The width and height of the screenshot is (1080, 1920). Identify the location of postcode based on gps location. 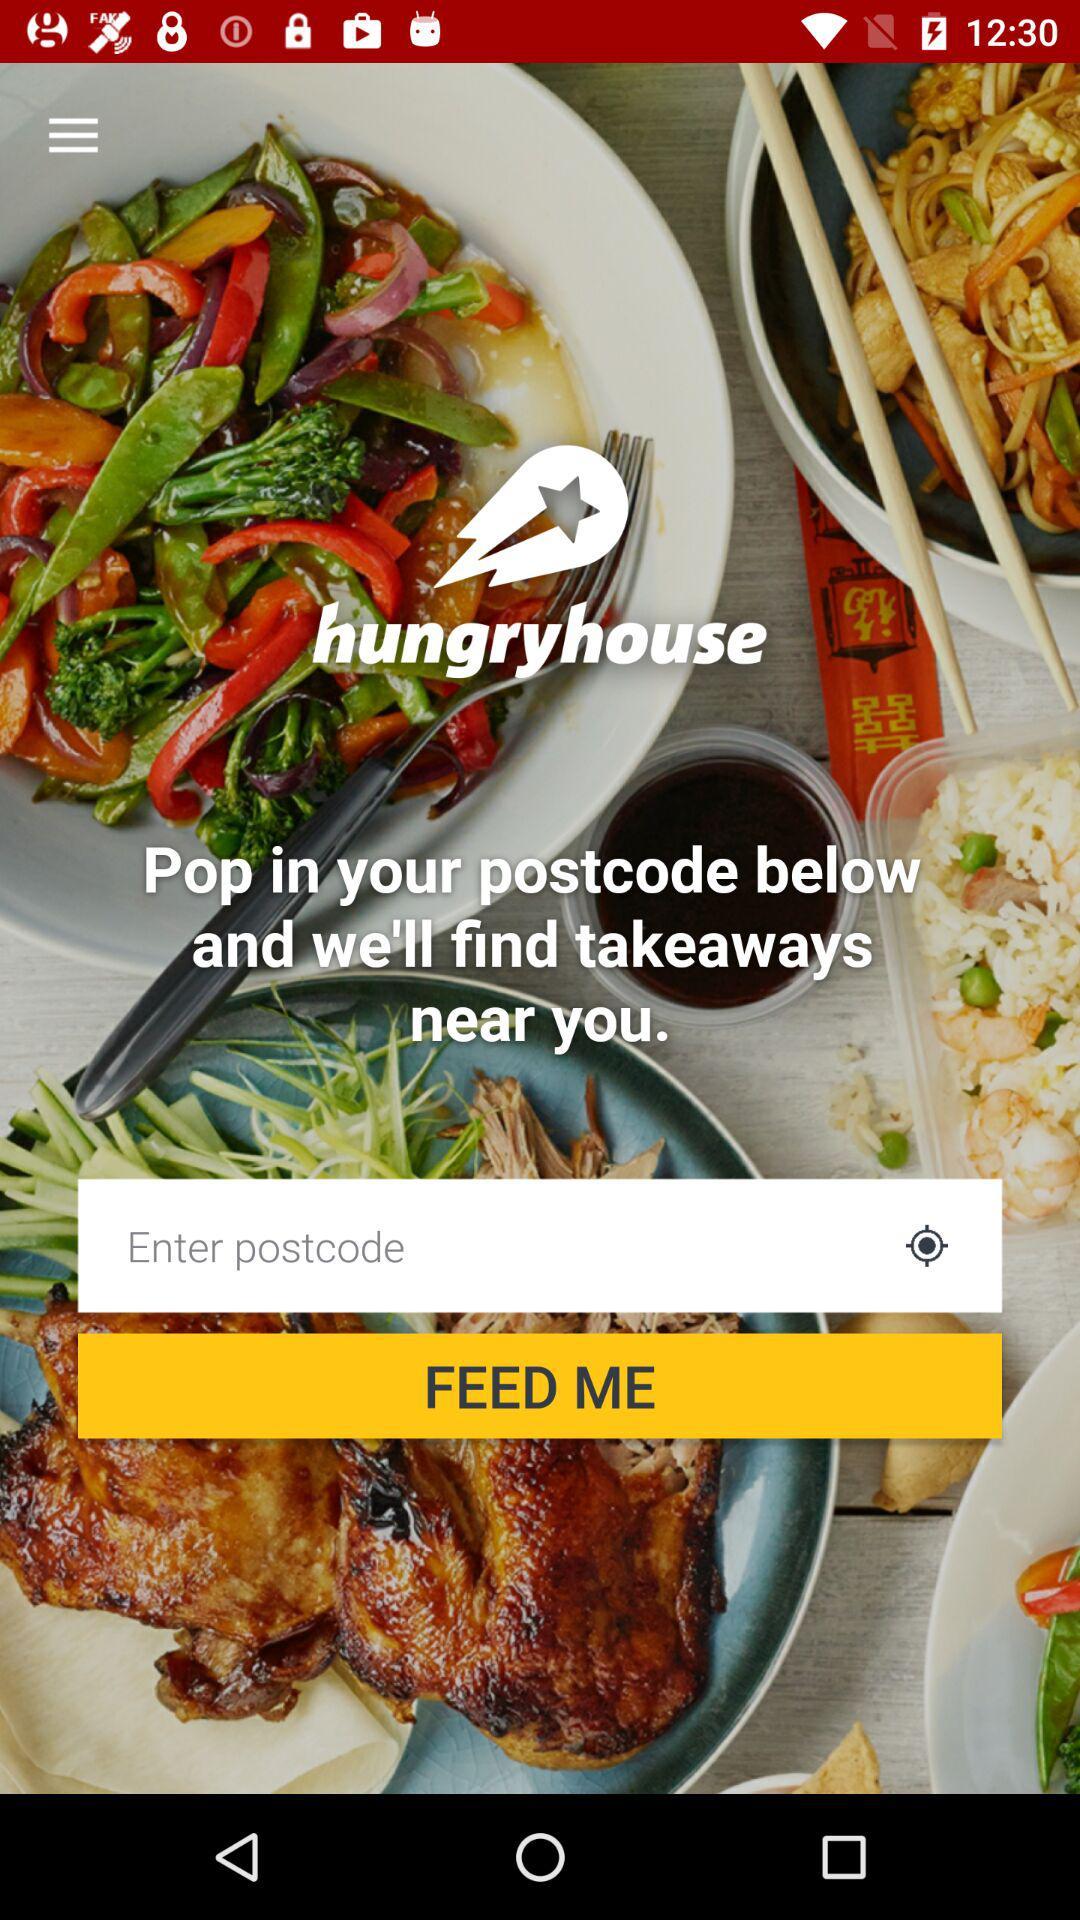
(926, 1244).